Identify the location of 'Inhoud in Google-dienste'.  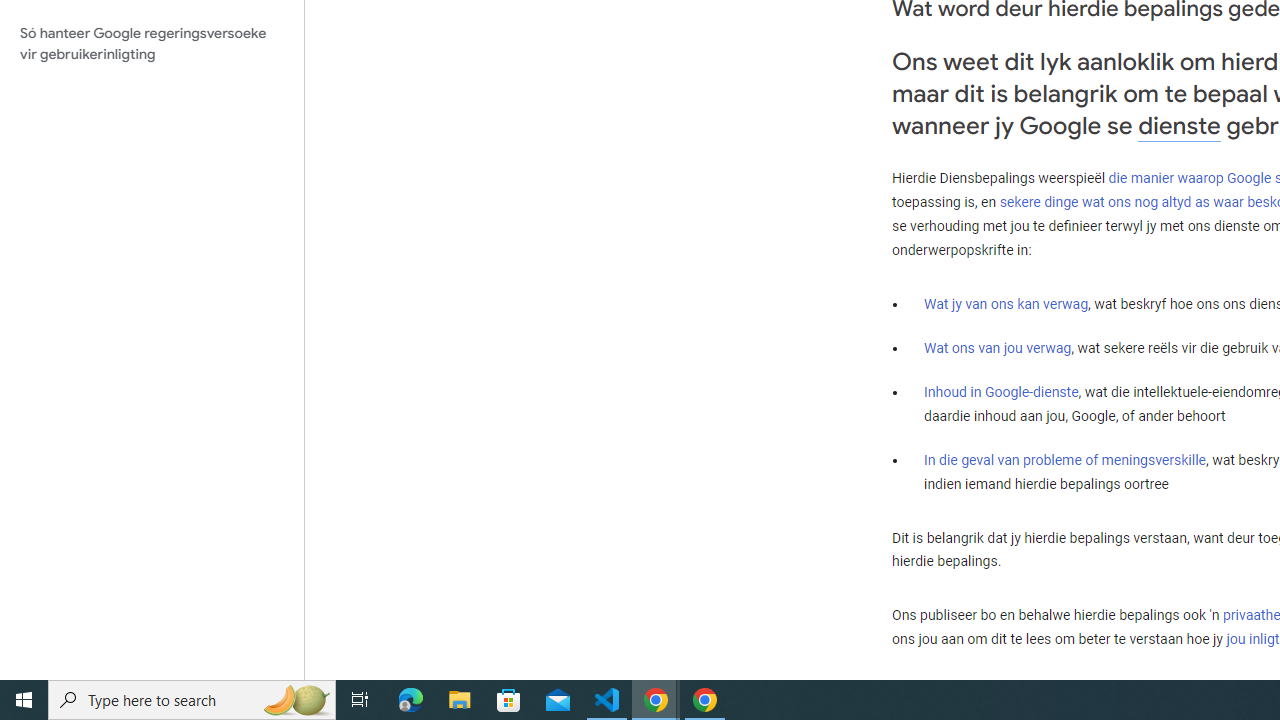
(1001, 392).